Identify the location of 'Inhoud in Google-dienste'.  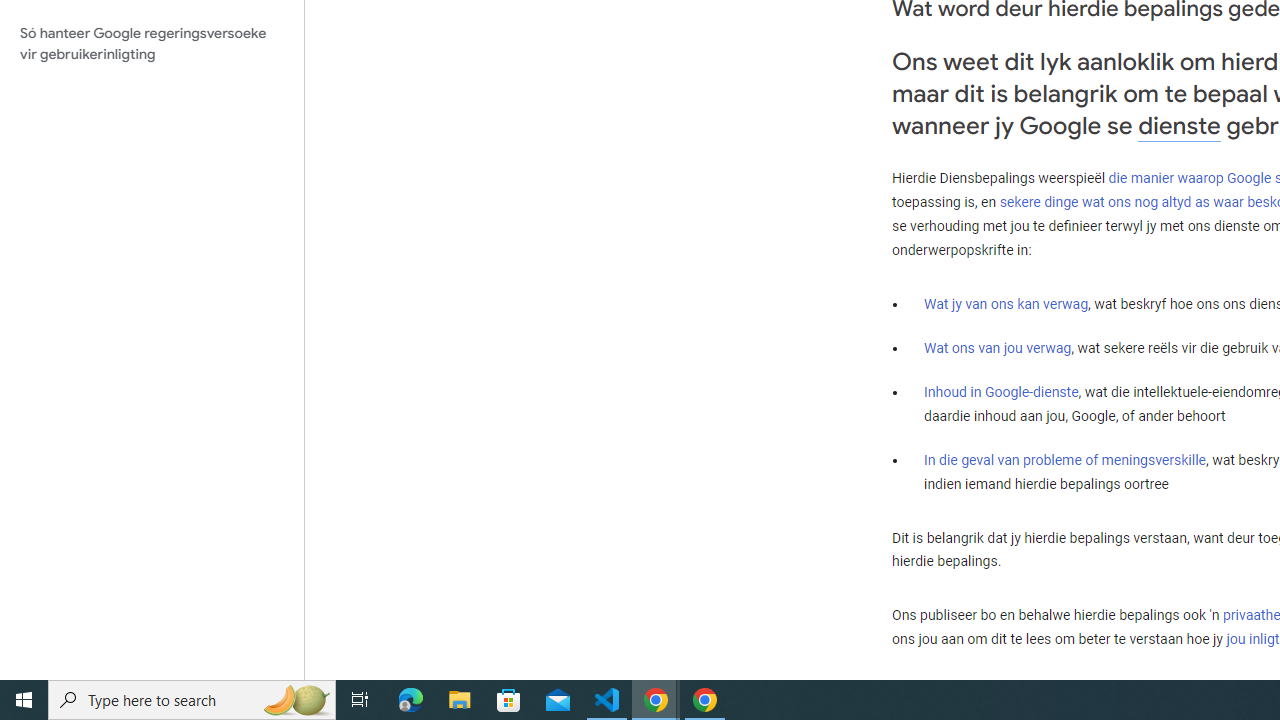
(1001, 392).